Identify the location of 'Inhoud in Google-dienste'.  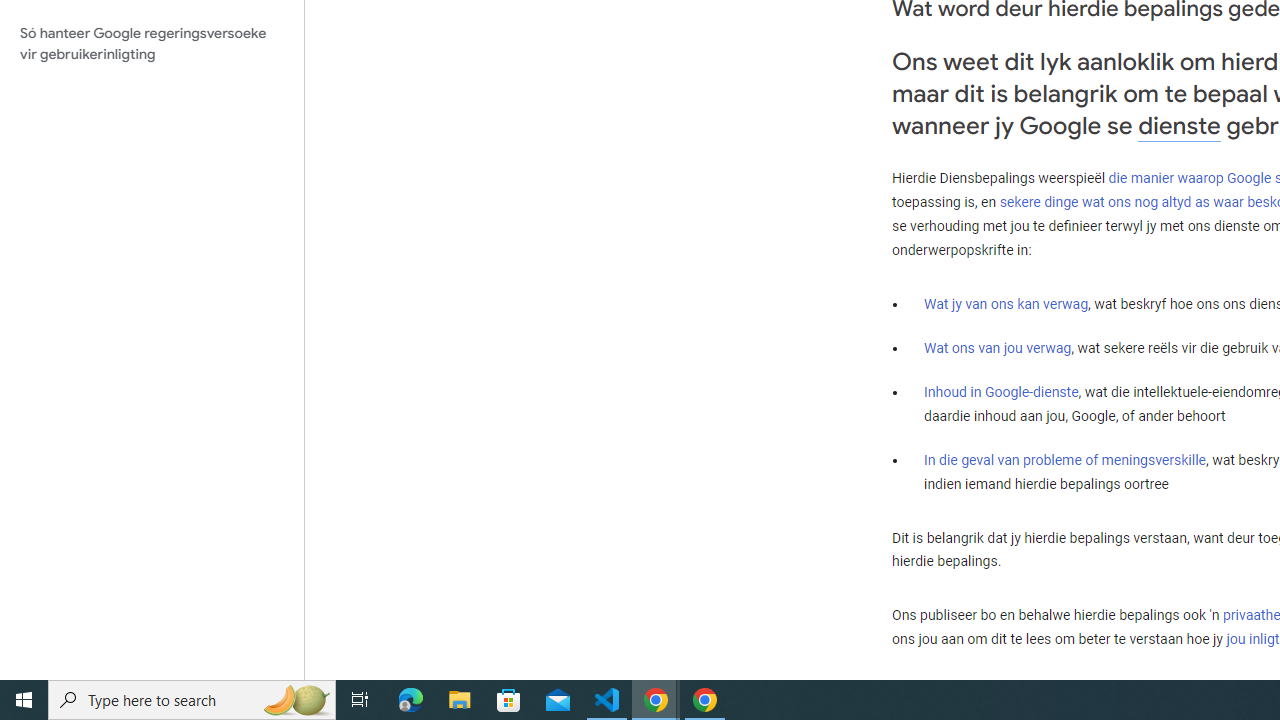
(1001, 392).